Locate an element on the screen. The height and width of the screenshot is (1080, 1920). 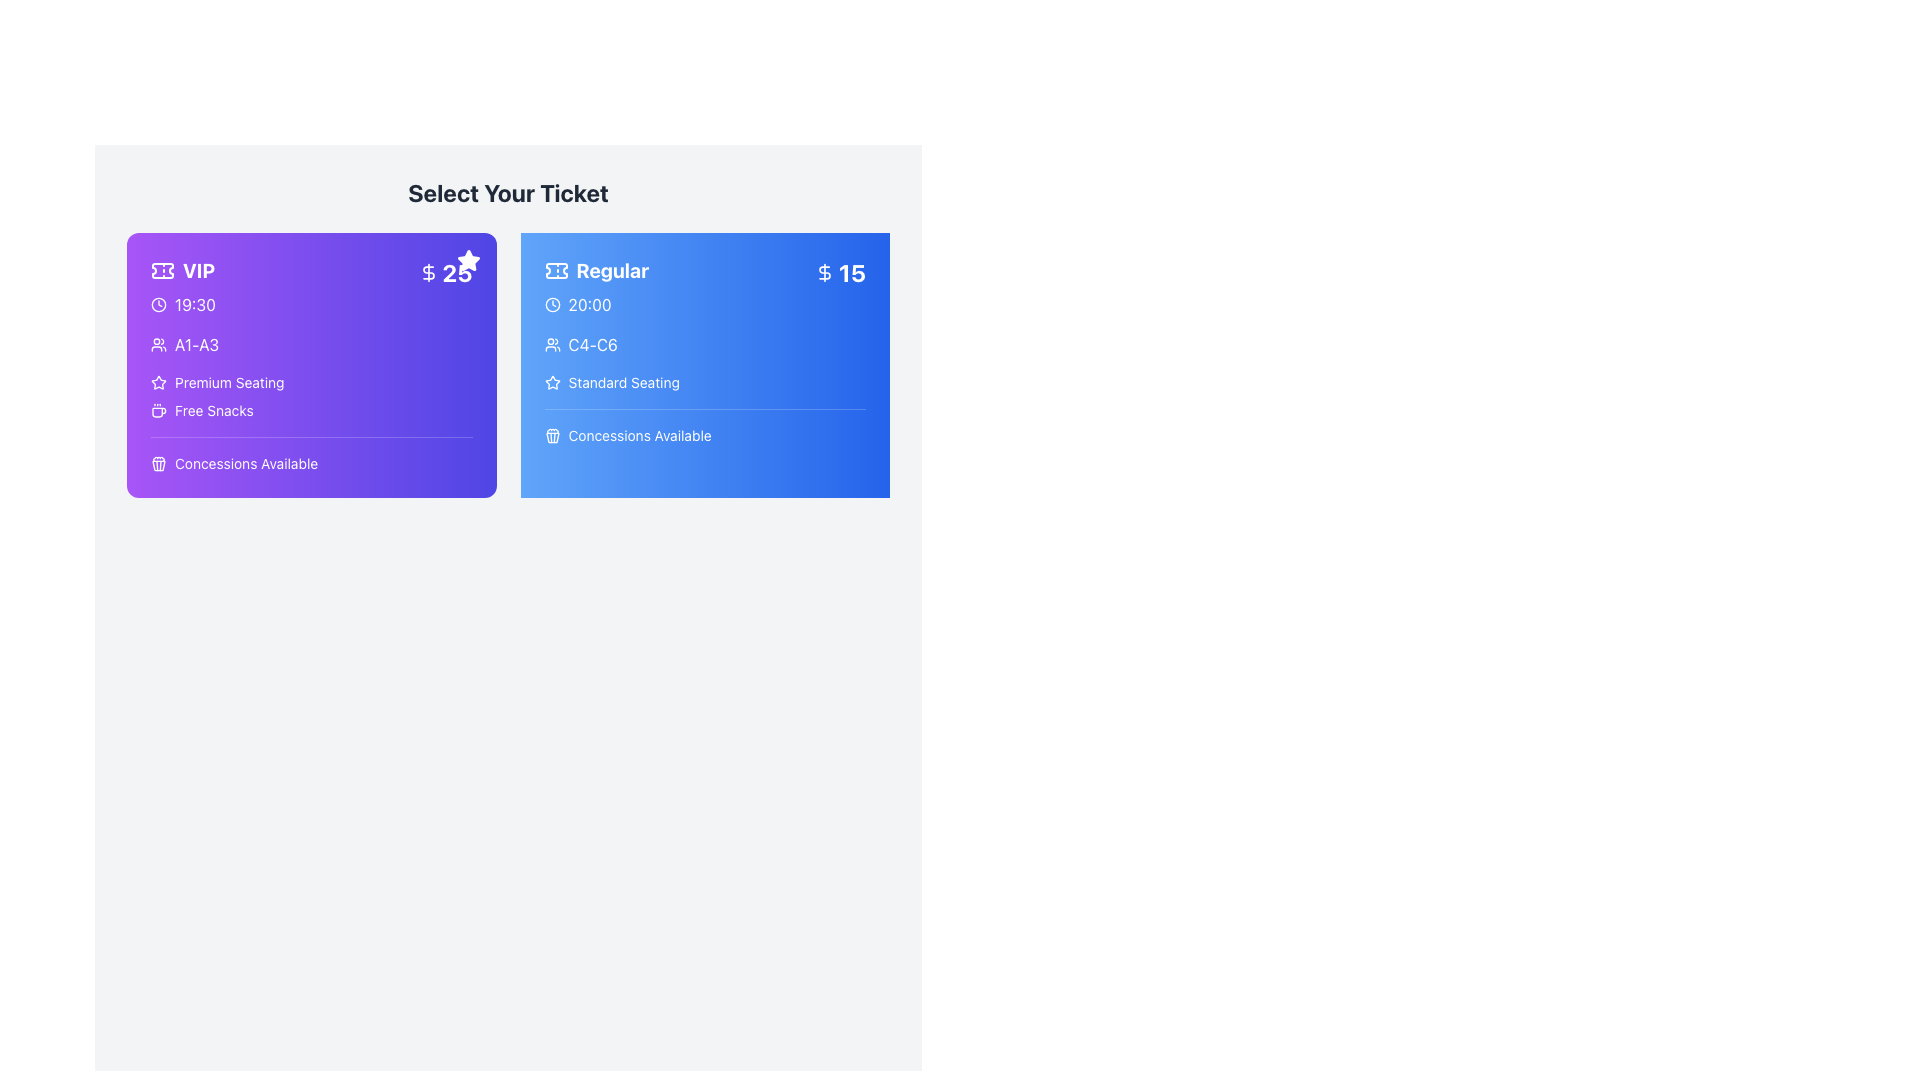
the 'Regular' label with an icon located in the upper-left portion of the right card, positioned below the title text and above the time information '20:00' is located at coordinates (595, 270).